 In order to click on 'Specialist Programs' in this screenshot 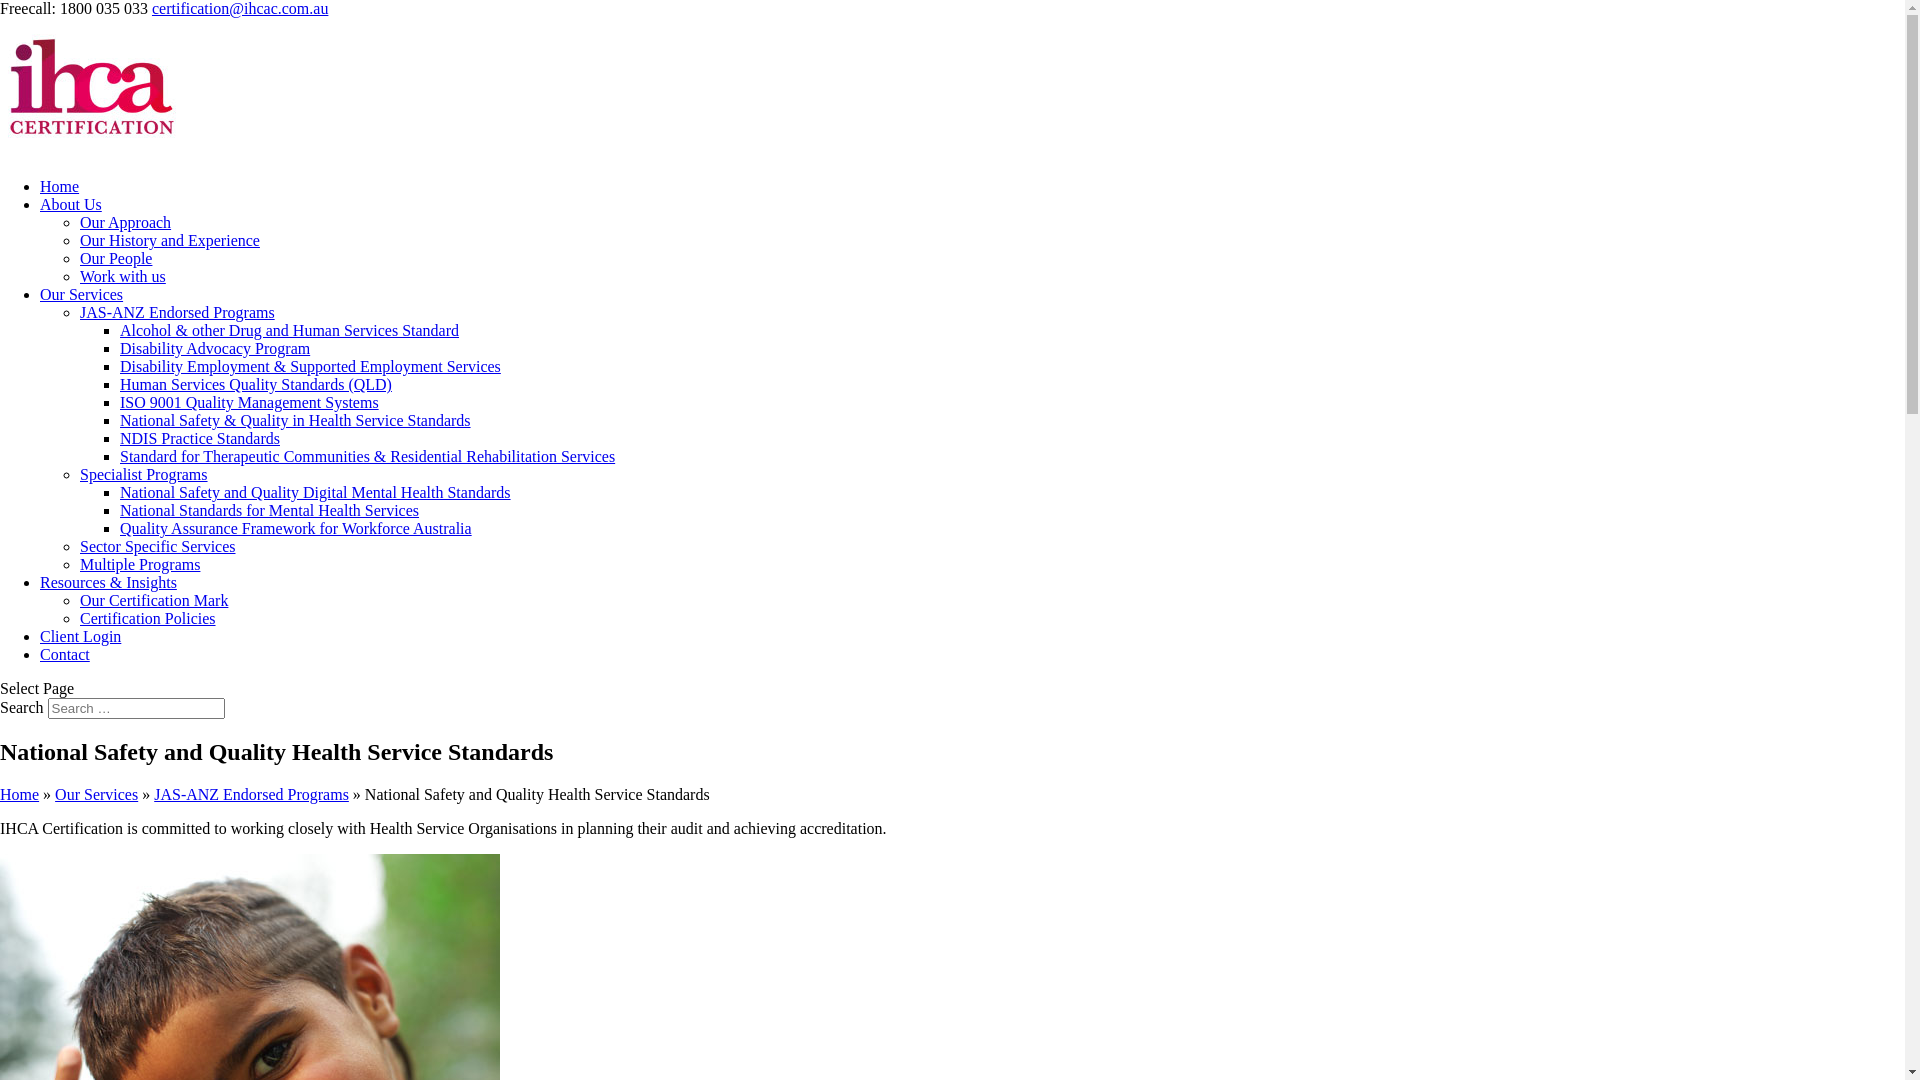, I will do `click(143, 474)`.